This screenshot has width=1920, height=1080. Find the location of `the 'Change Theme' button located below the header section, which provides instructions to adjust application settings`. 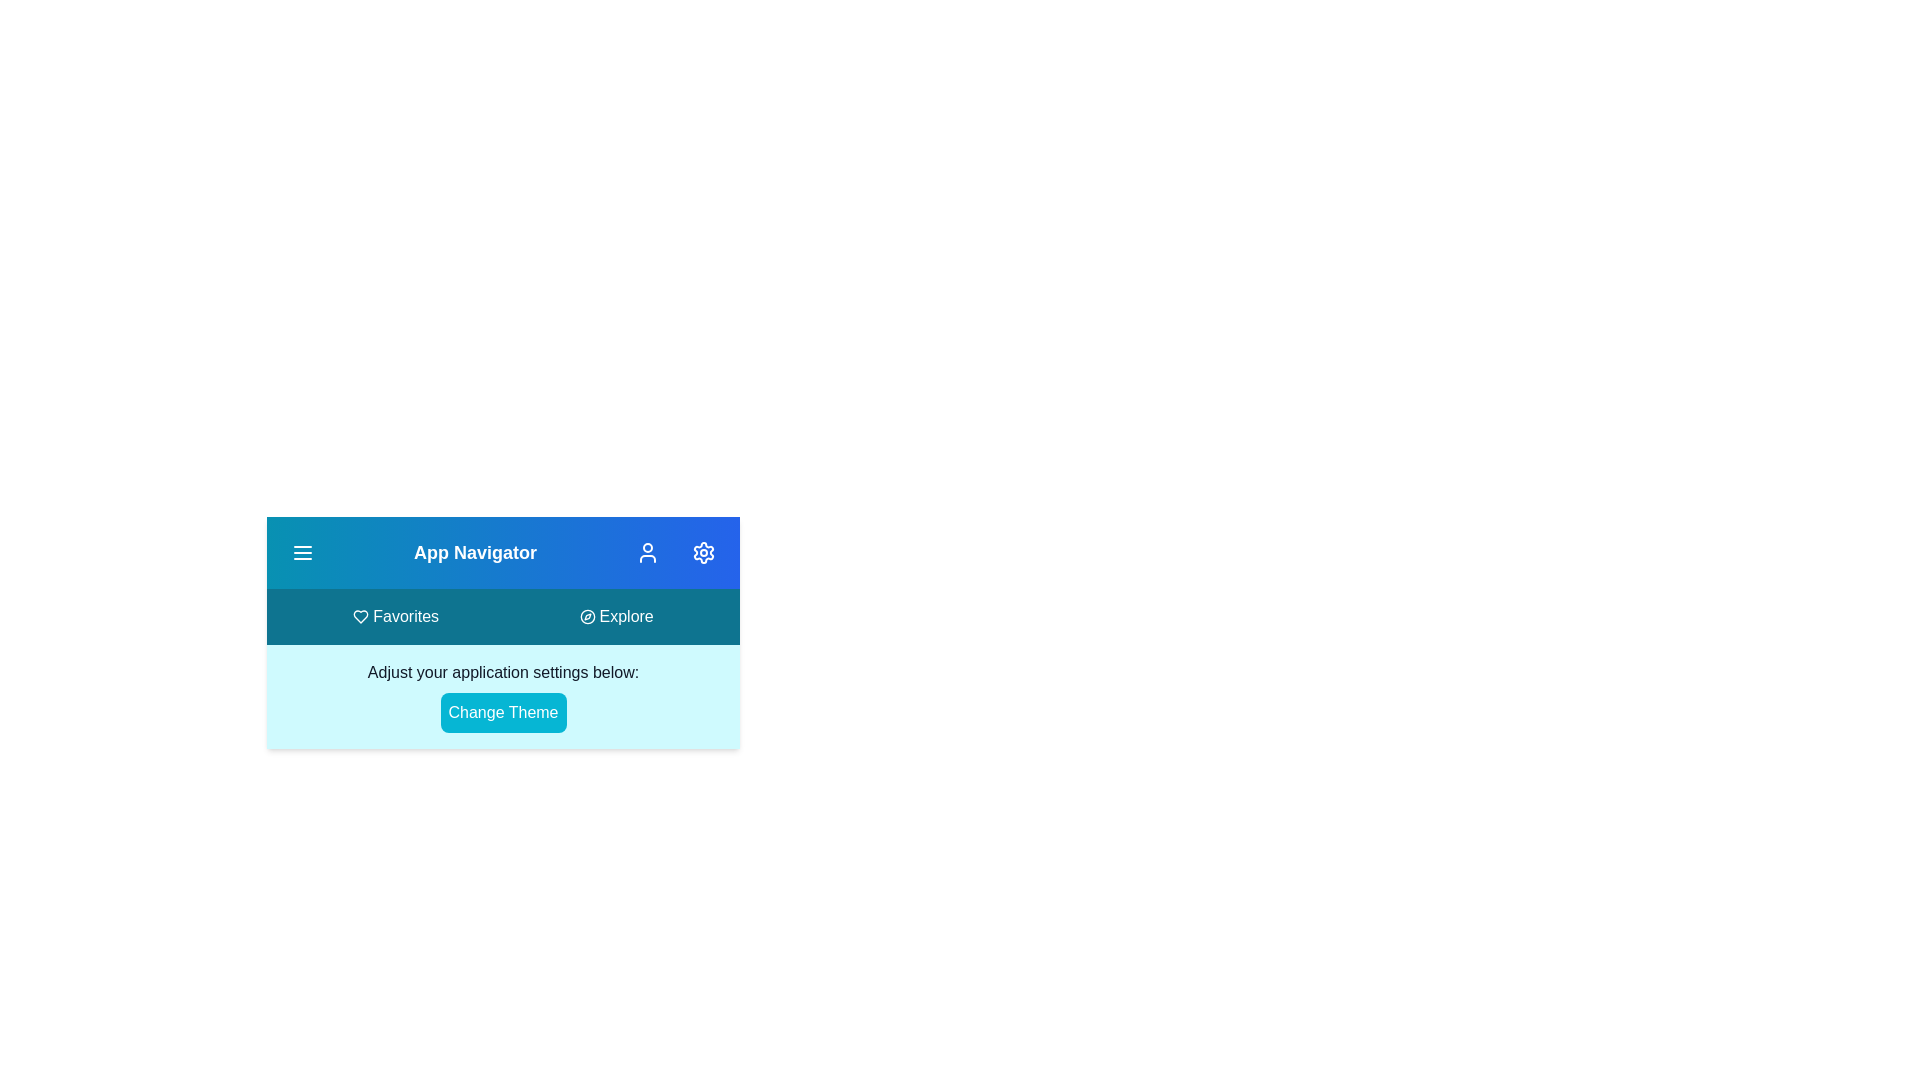

the 'Change Theme' button located below the header section, which provides instructions to adjust application settings is located at coordinates (503, 696).